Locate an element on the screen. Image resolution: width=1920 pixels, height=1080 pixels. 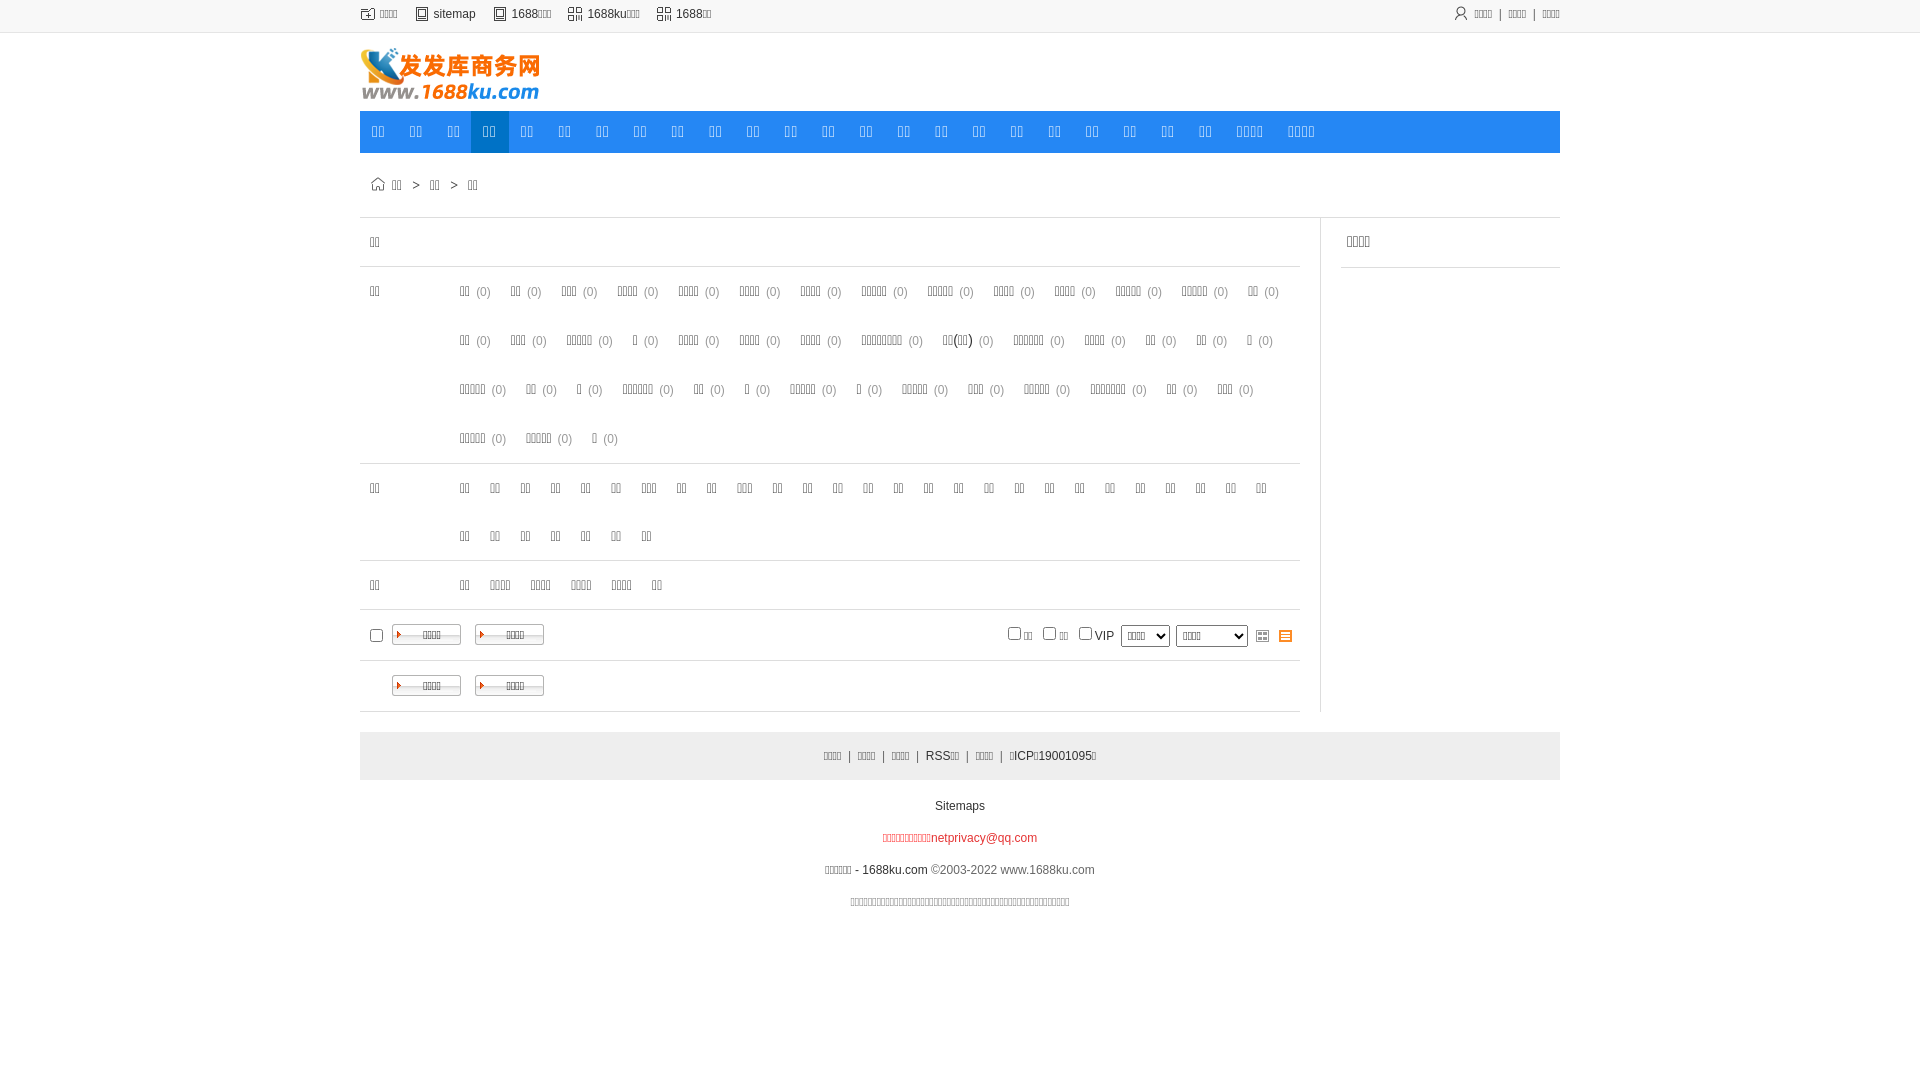
'on' is located at coordinates (1014, 632).